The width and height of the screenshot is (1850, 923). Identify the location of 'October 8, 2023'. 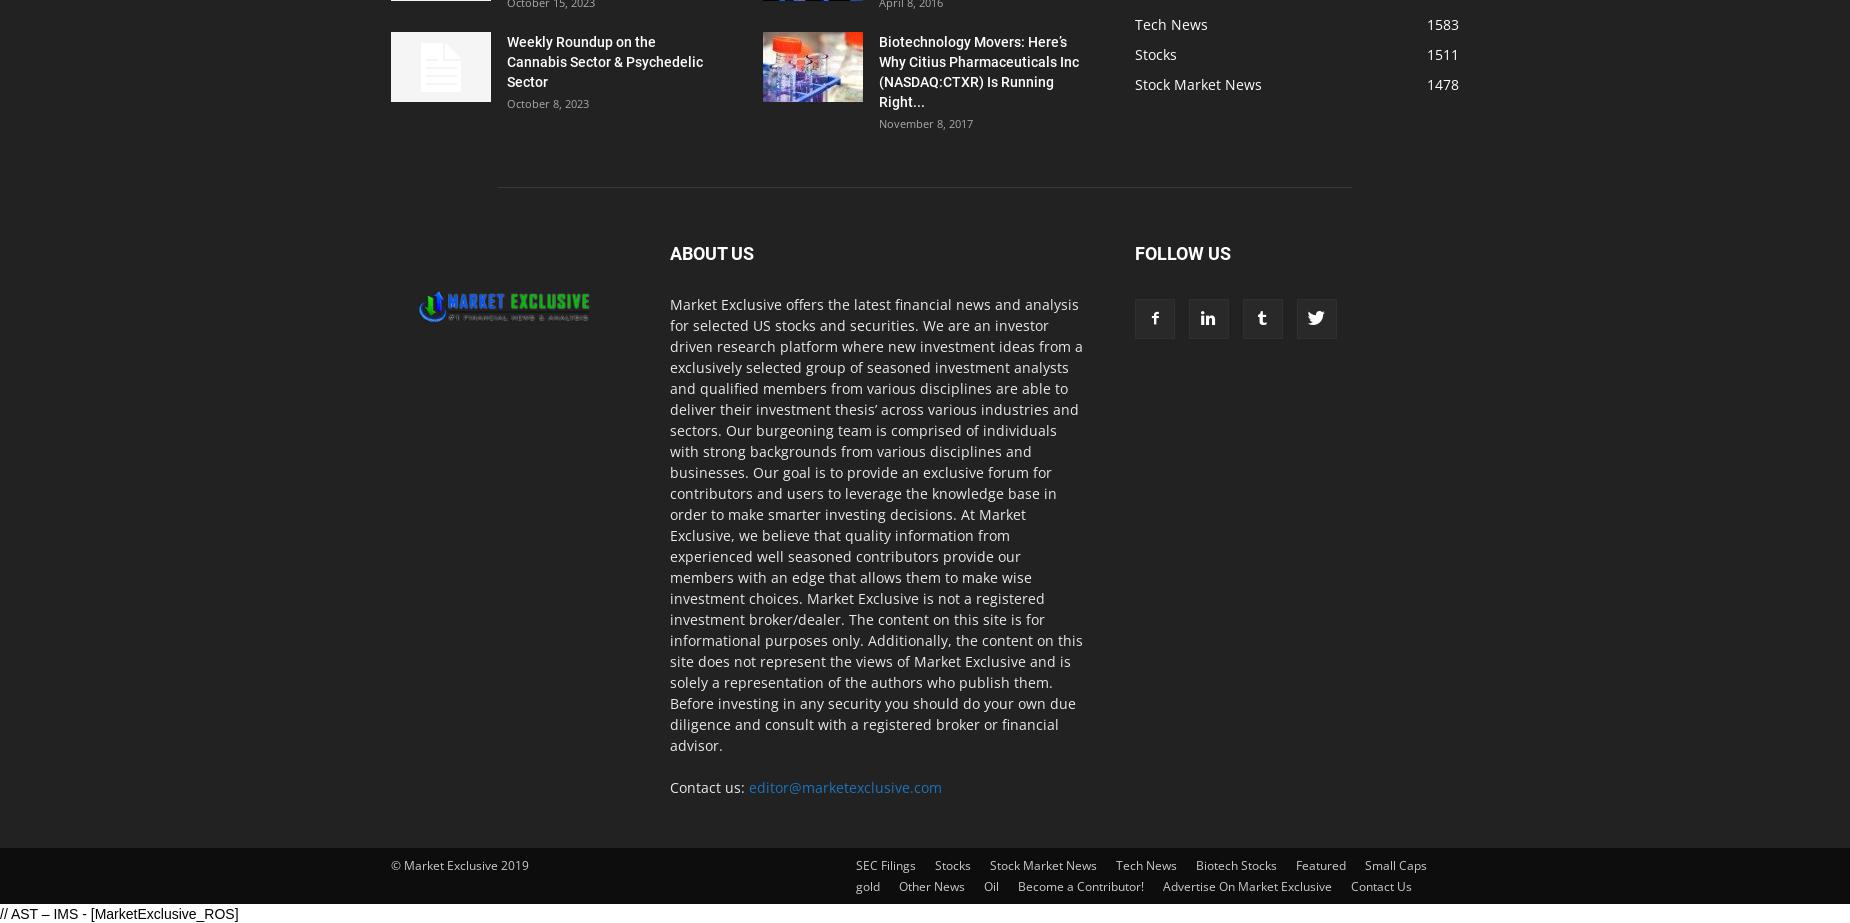
(547, 103).